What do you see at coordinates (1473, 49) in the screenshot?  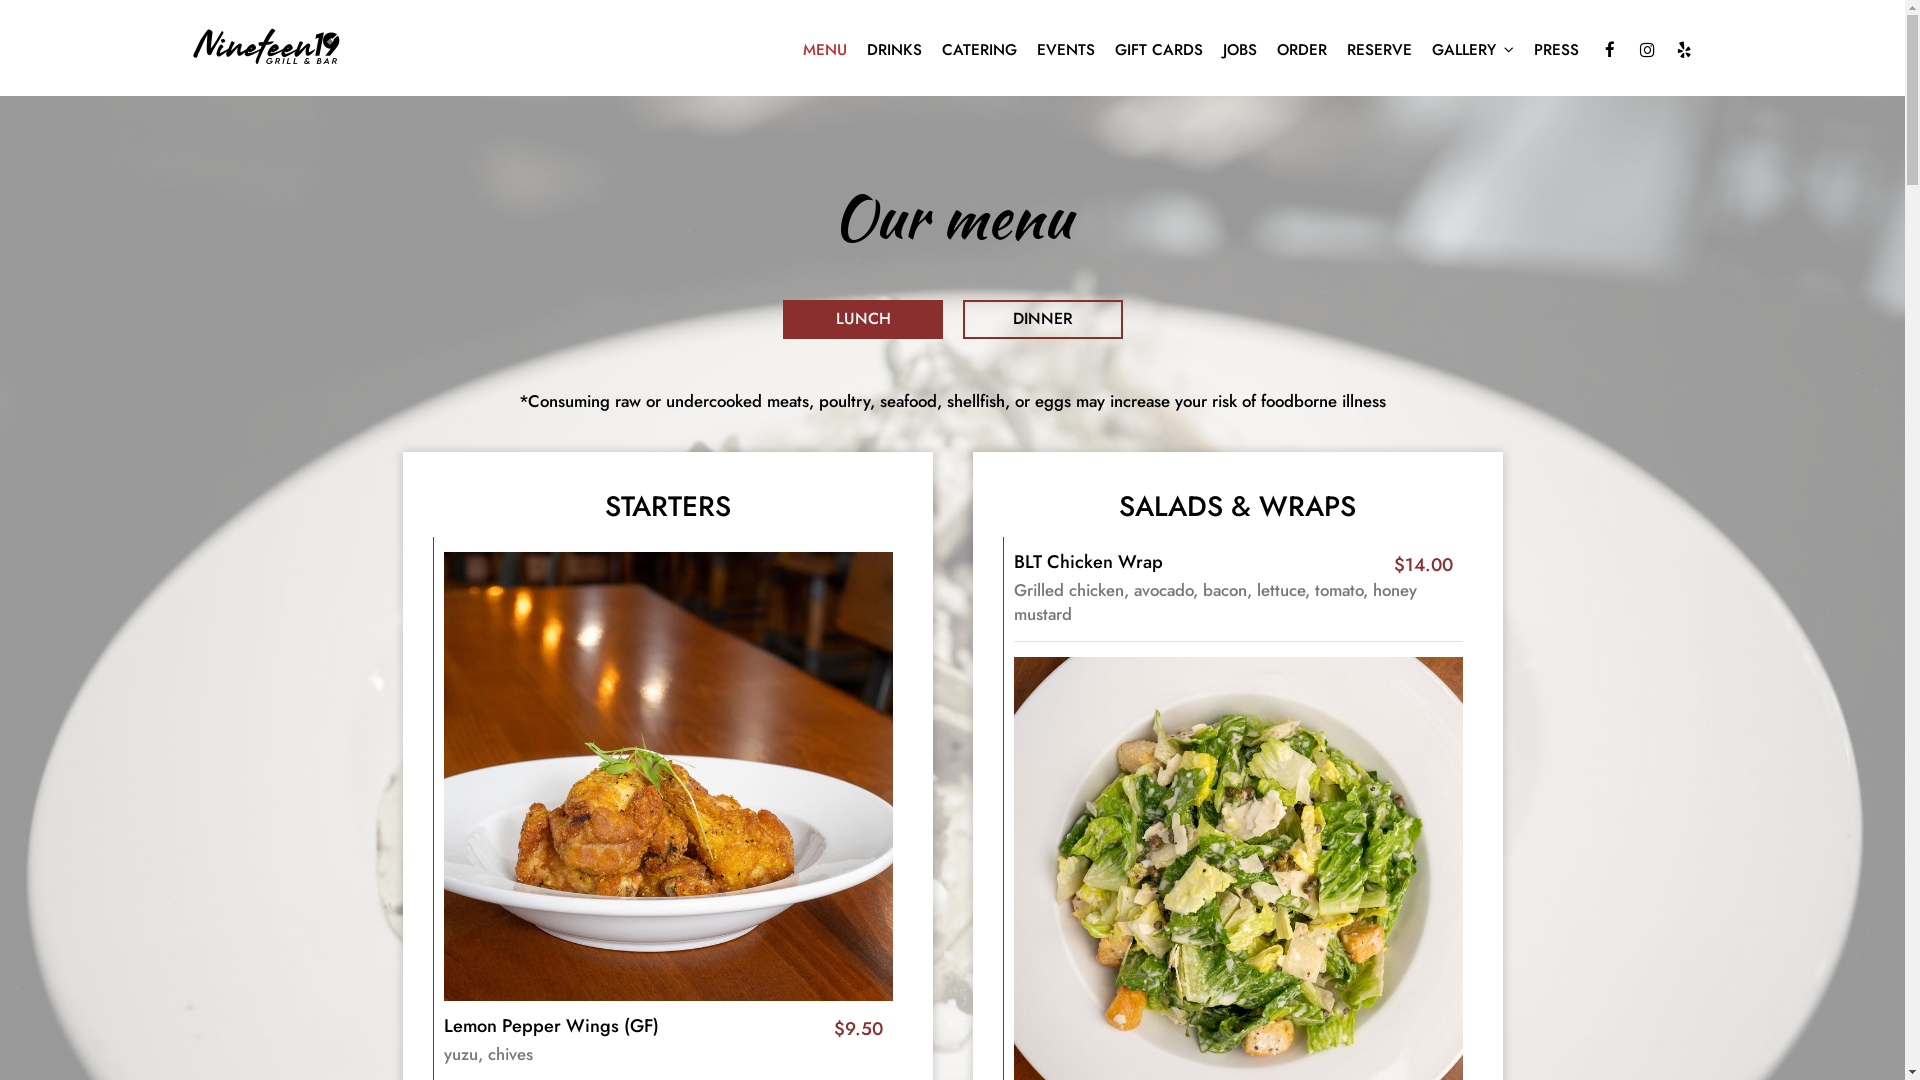 I see `'GALLERY'` at bounding box center [1473, 49].